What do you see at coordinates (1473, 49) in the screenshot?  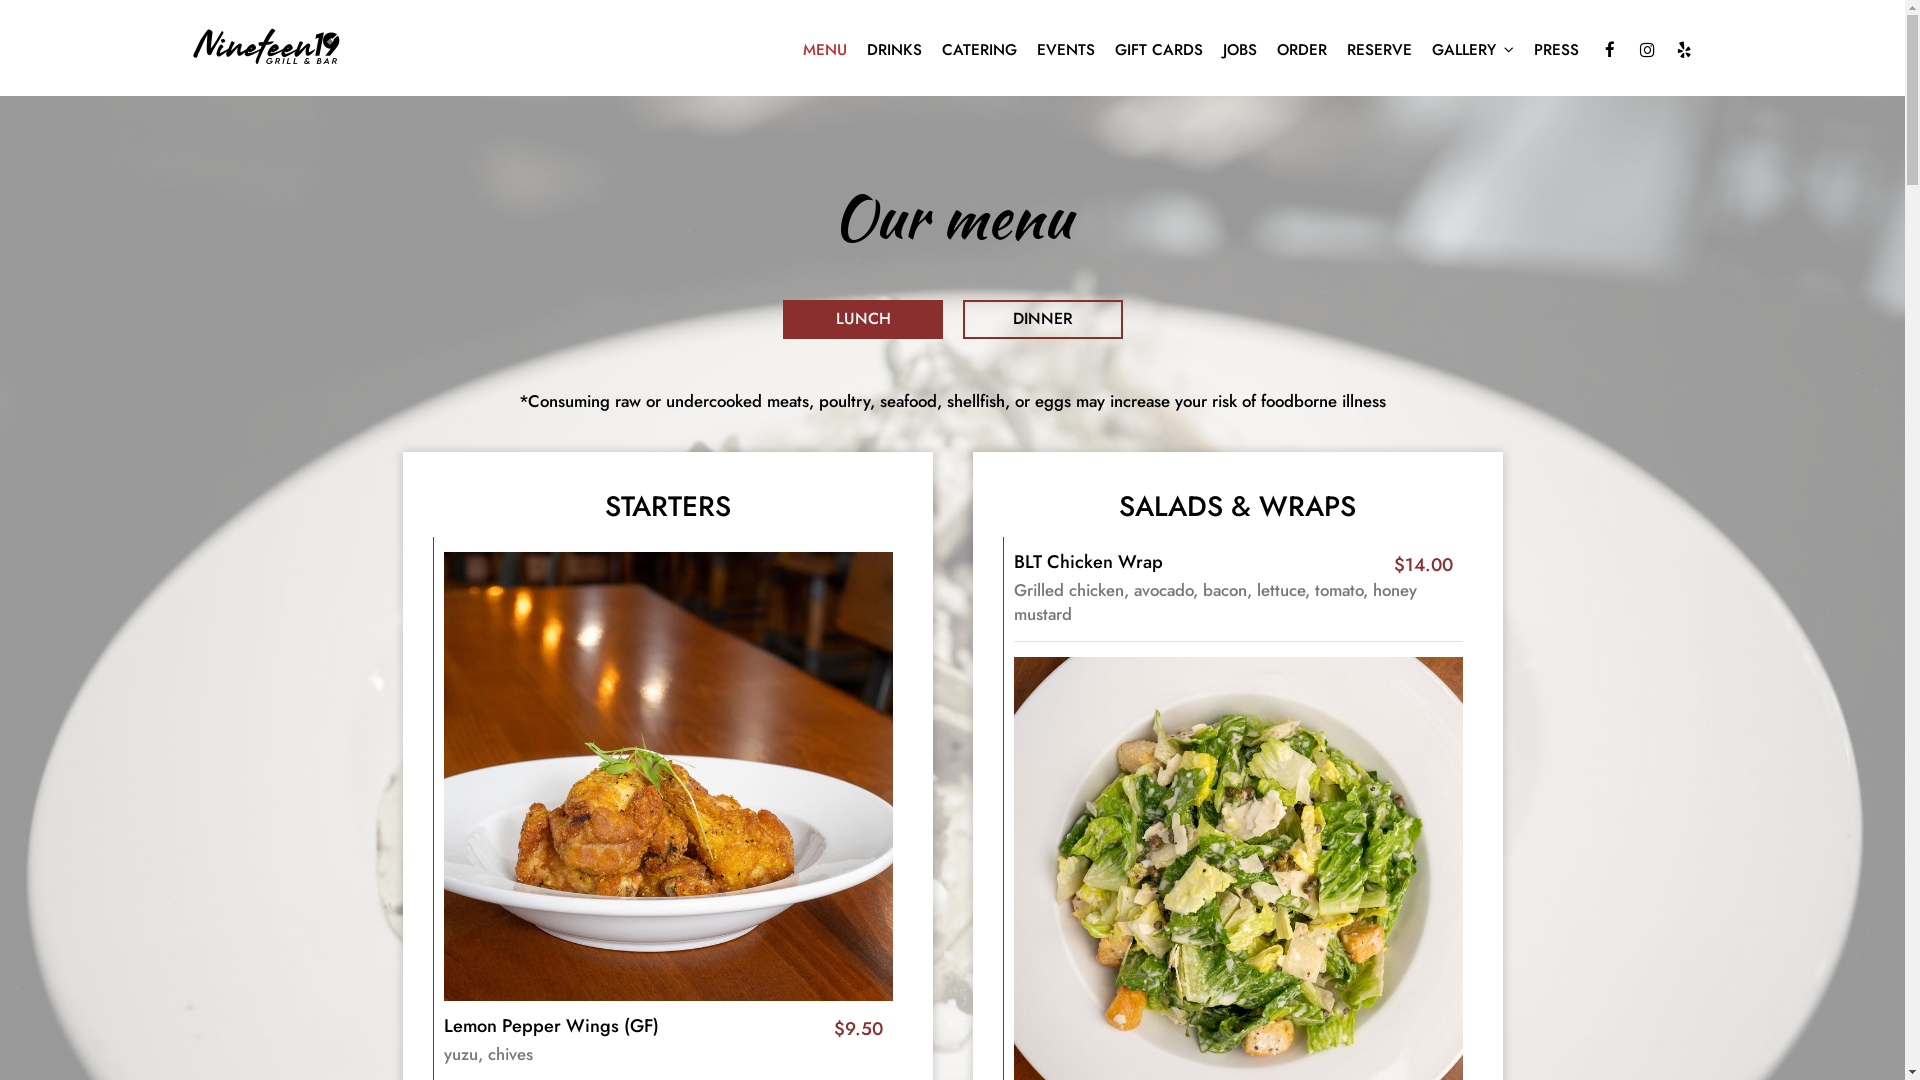 I see `'GALLERY'` at bounding box center [1473, 49].